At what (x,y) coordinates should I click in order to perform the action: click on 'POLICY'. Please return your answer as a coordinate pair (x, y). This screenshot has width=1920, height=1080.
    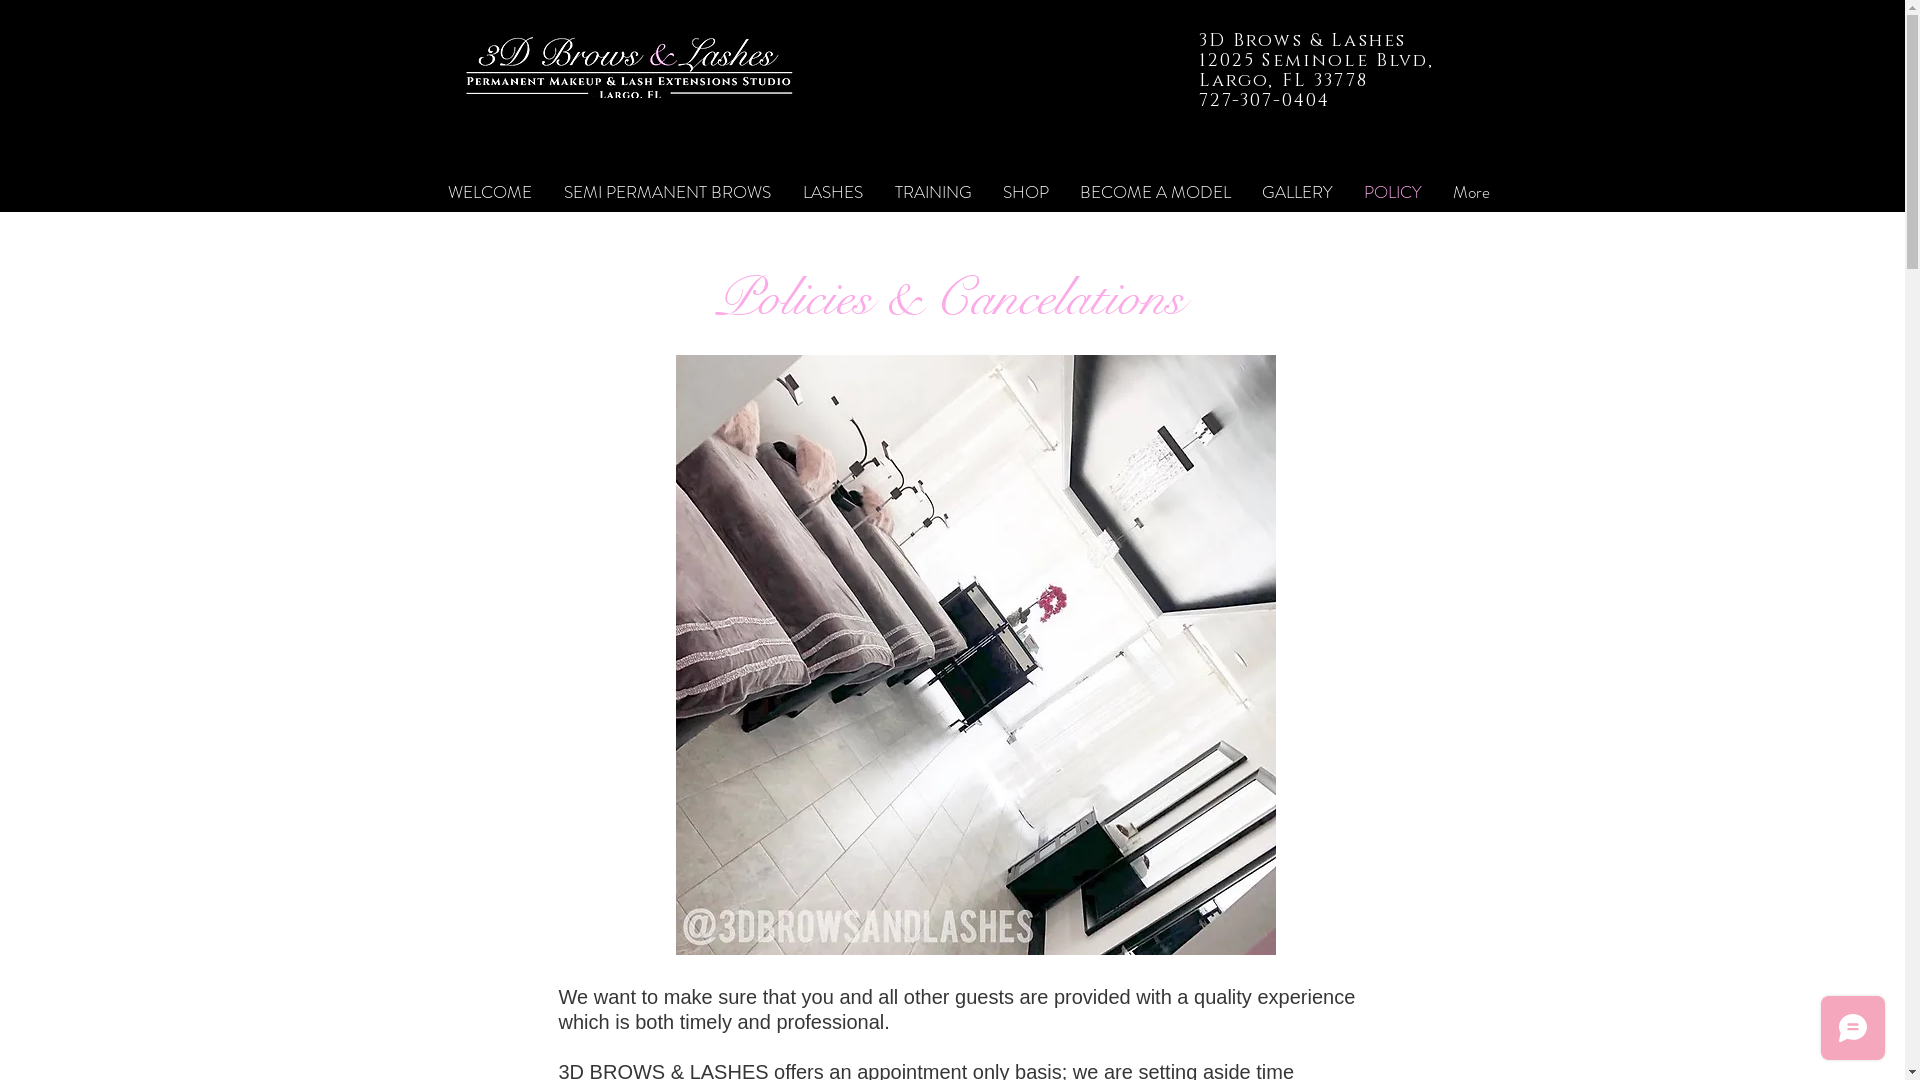
    Looking at the image, I should click on (1391, 192).